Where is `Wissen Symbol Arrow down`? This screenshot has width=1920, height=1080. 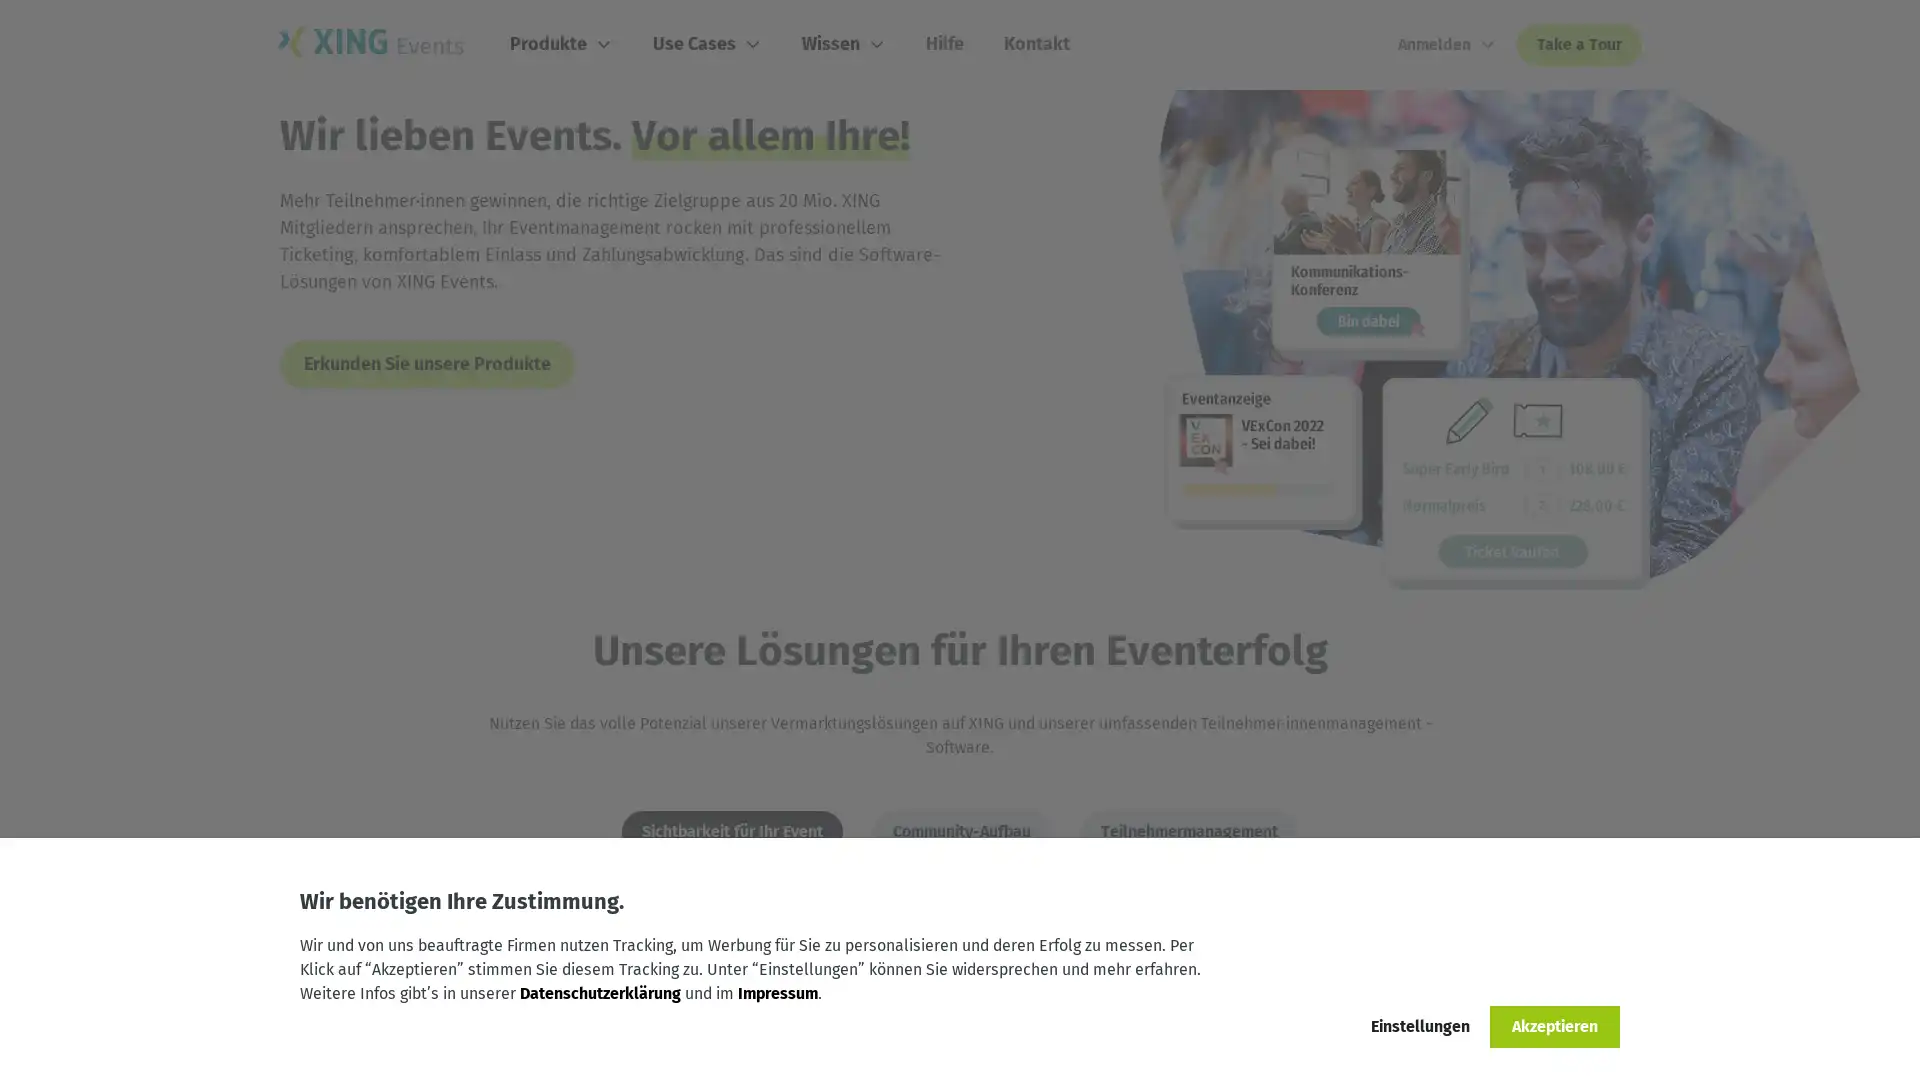
Wissen Symbol Arrow down is located at coordinates (844, 44).